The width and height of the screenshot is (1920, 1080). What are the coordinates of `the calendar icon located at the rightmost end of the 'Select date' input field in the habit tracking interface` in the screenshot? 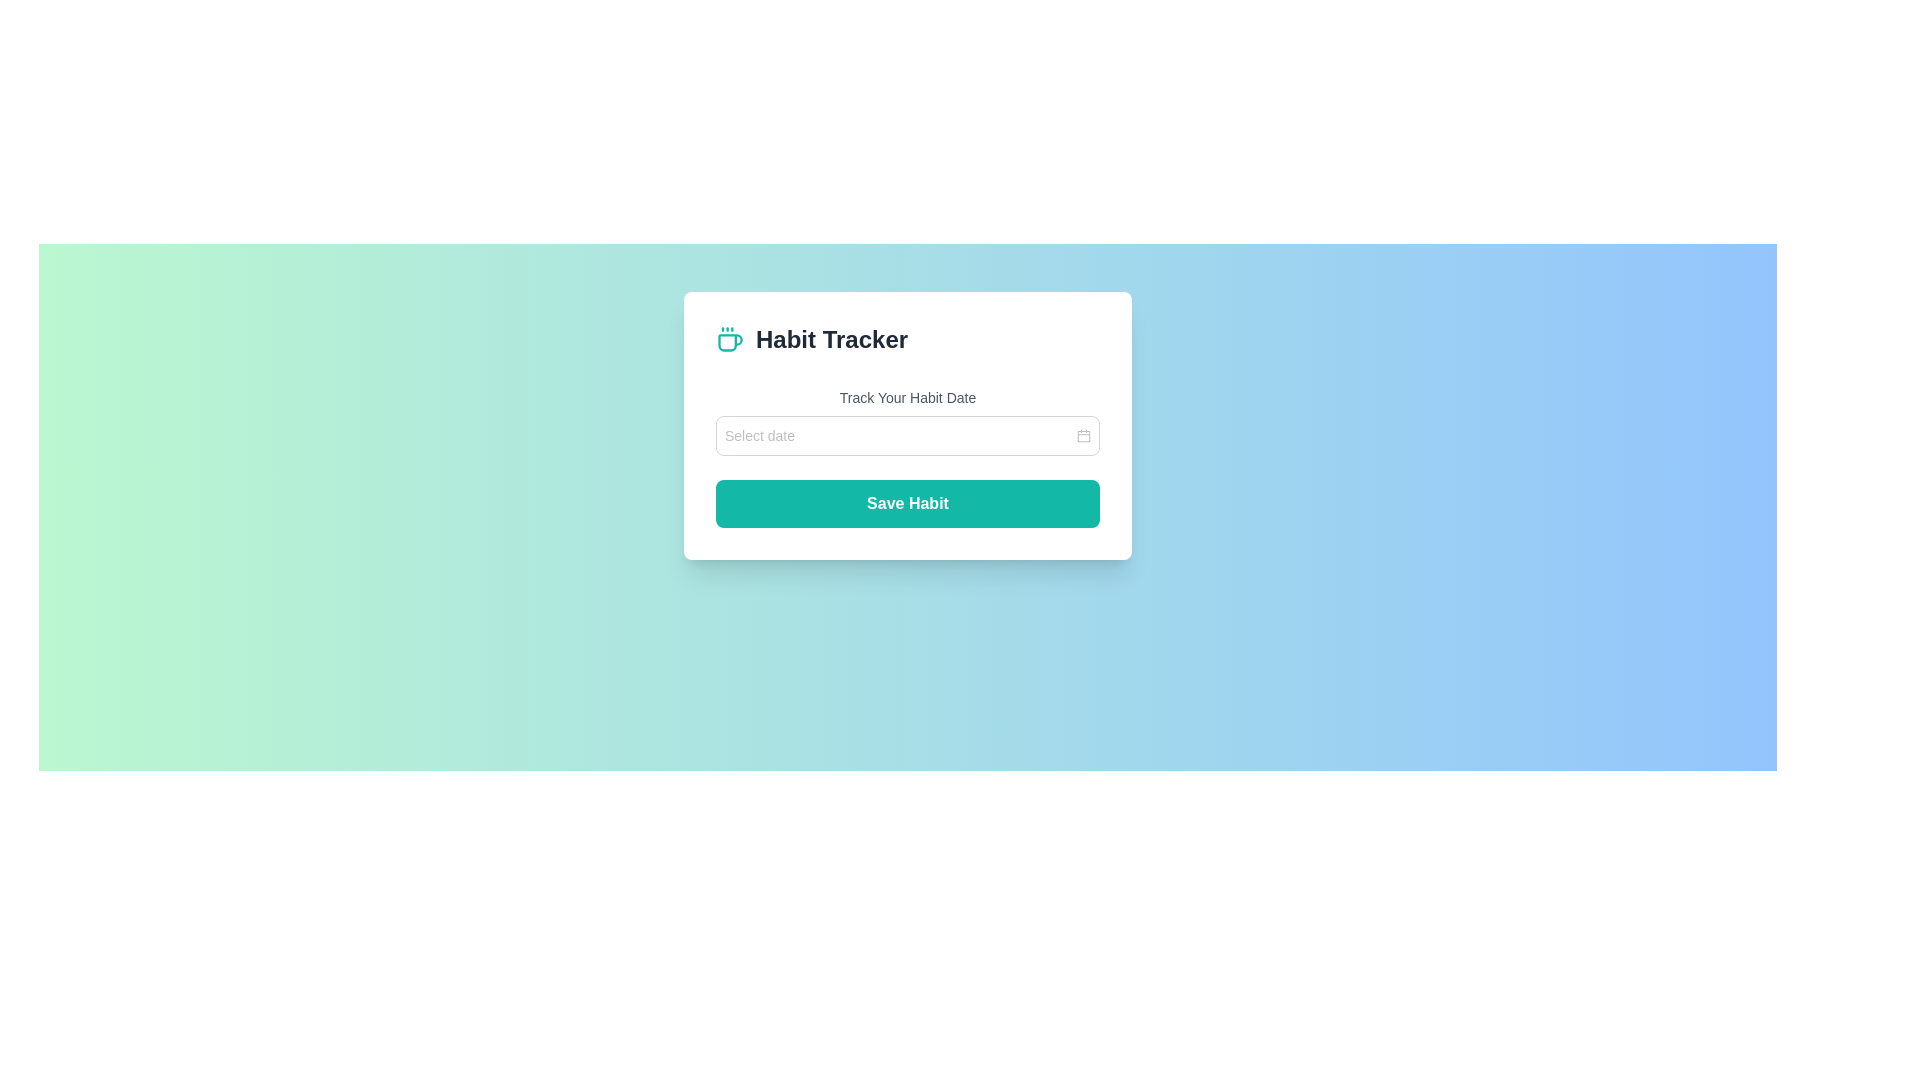 It's located at (1083, 434).